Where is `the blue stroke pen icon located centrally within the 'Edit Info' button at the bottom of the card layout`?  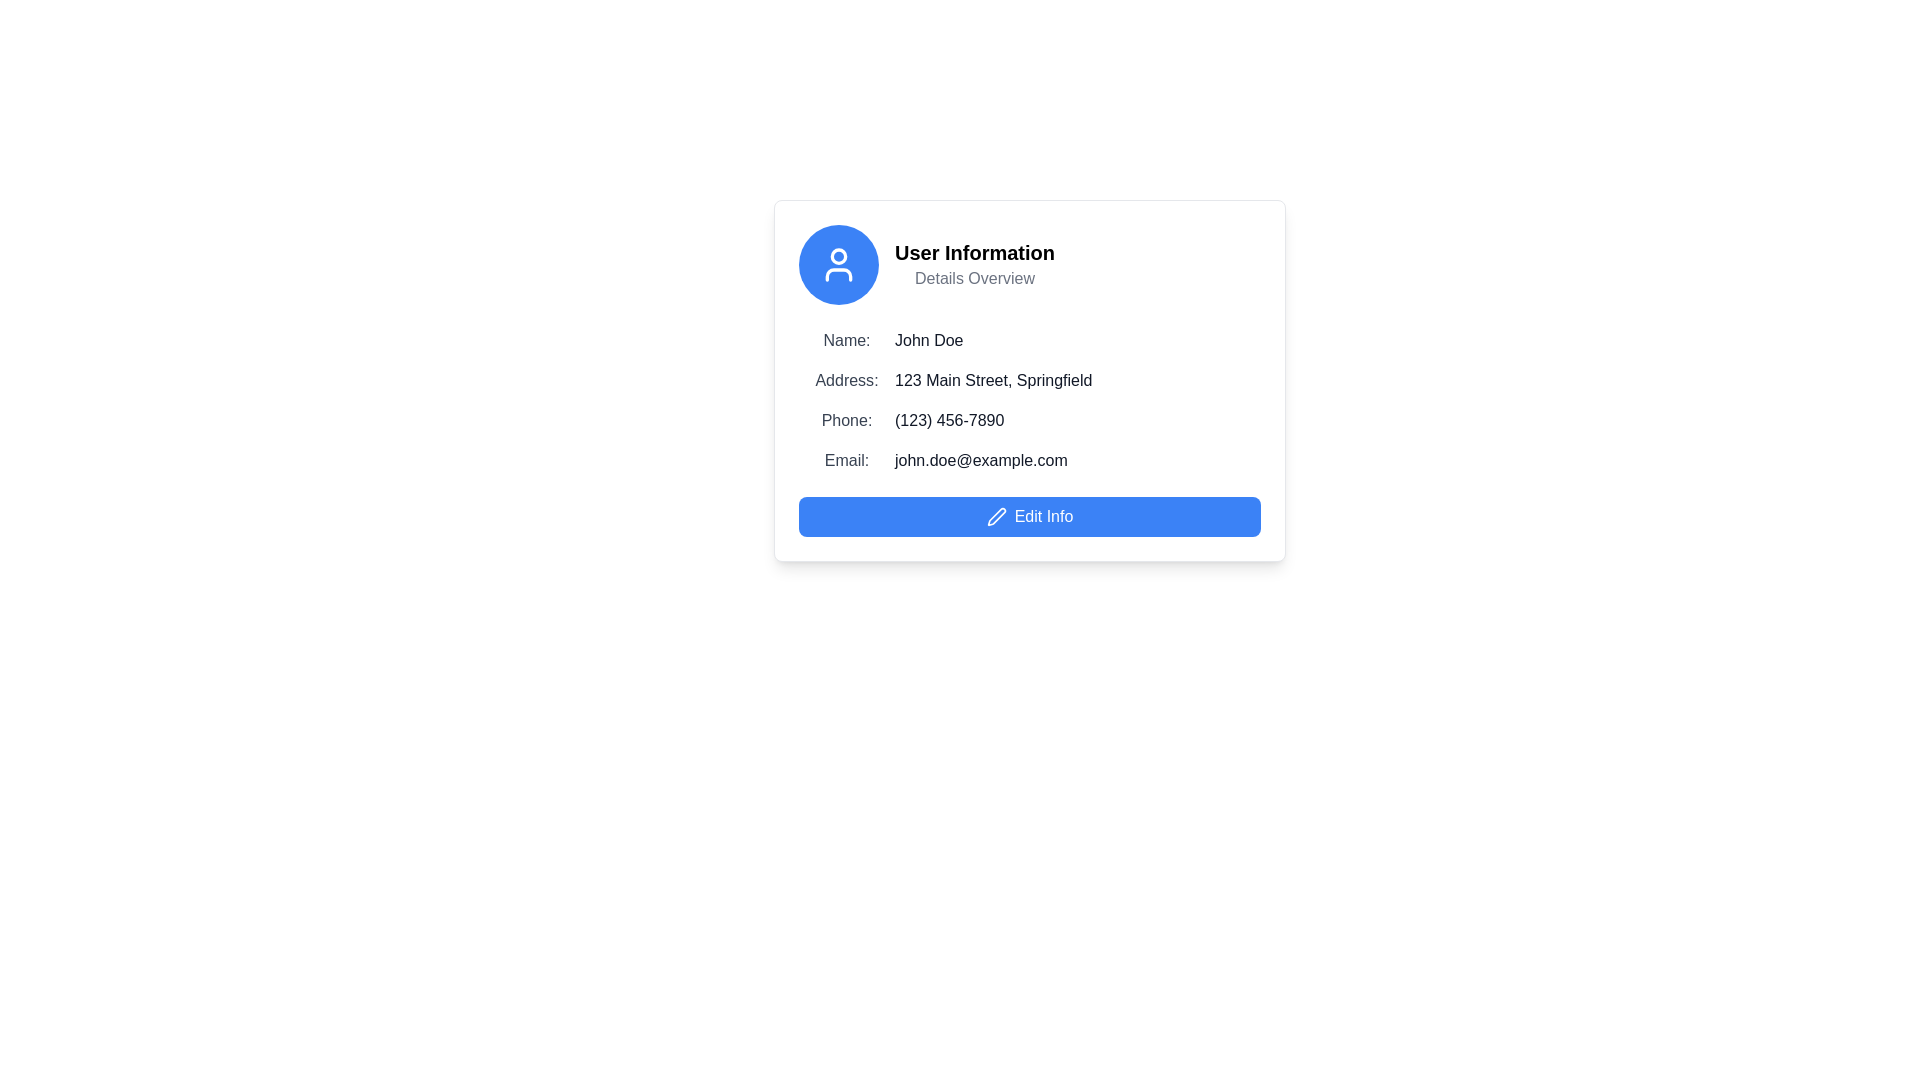 the blue stroke pen icon located centrally within the 'Edit Info' button at the bottom of the card layout is located at coordinates (996, 515).